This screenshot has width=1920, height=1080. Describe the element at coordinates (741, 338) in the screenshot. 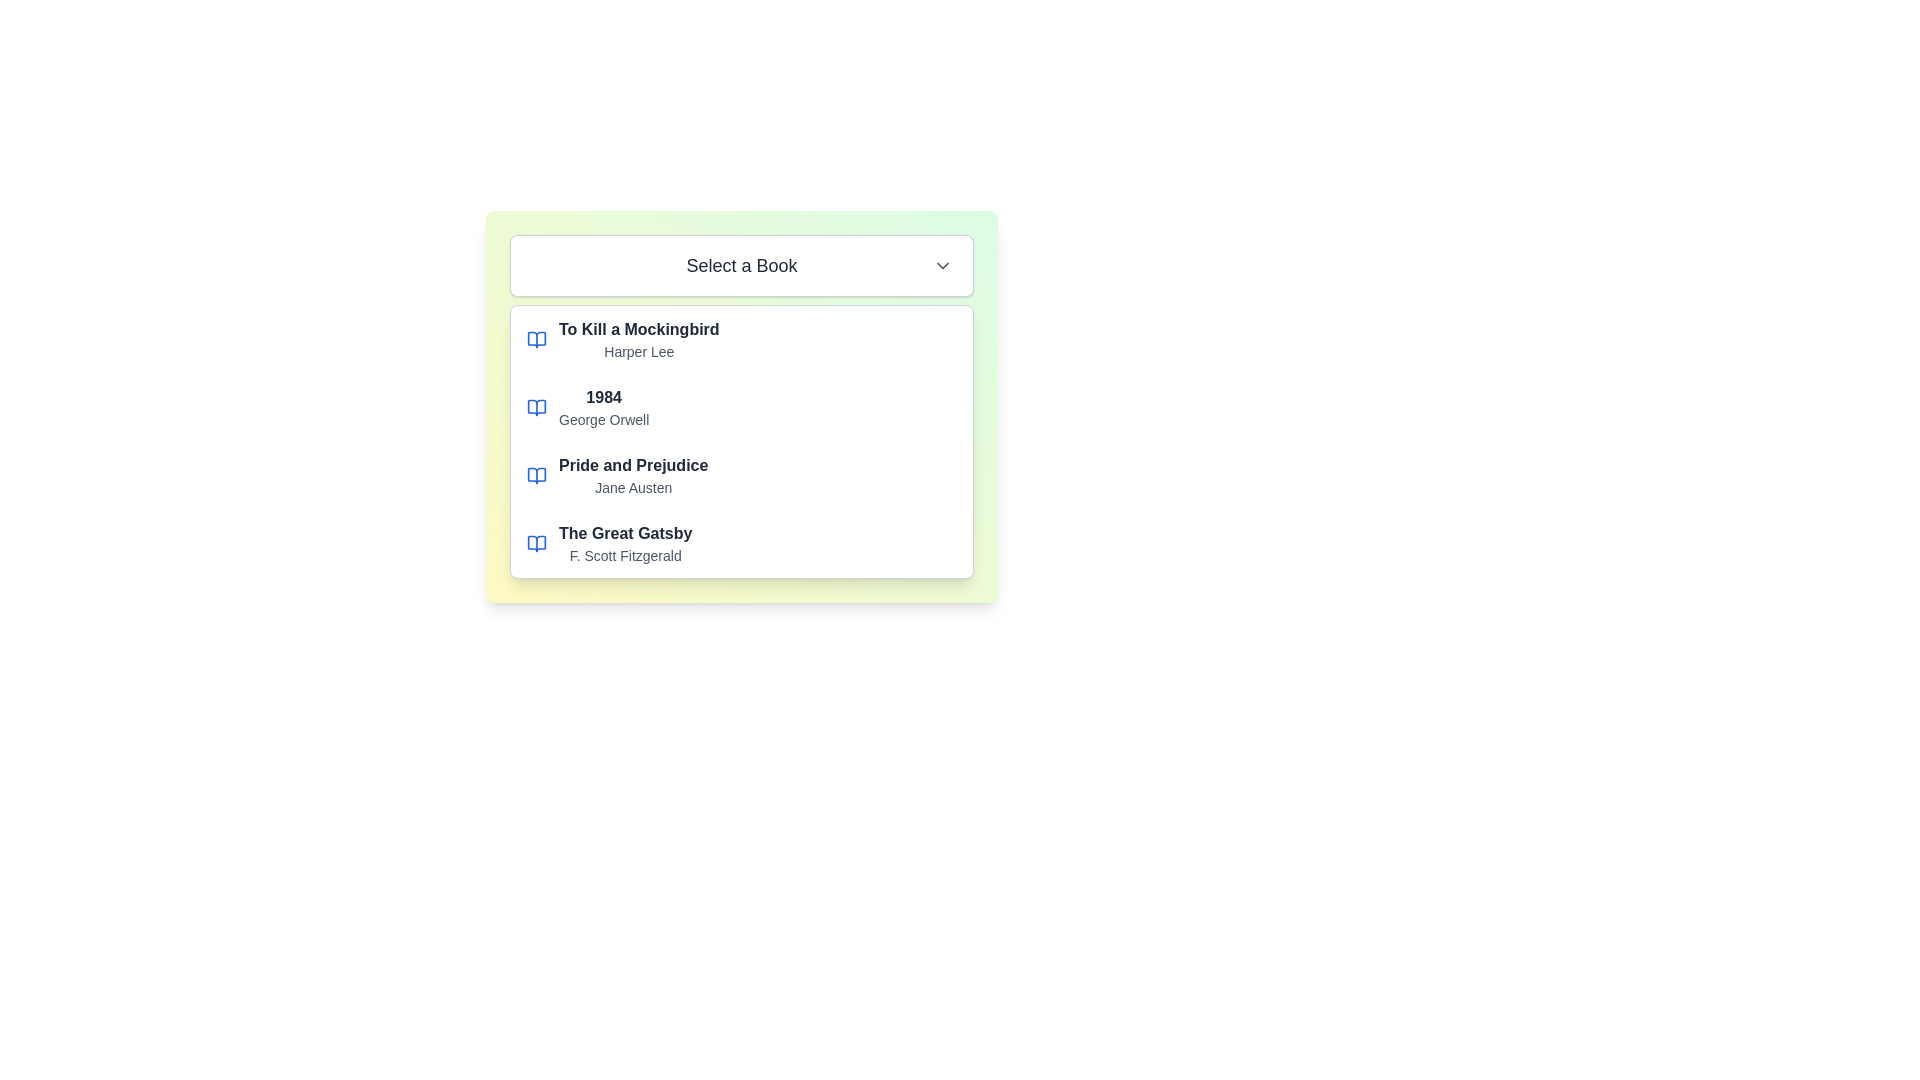

I see `the first selectable book item in the dropdown menu titled 'Select a Book'` at that location.